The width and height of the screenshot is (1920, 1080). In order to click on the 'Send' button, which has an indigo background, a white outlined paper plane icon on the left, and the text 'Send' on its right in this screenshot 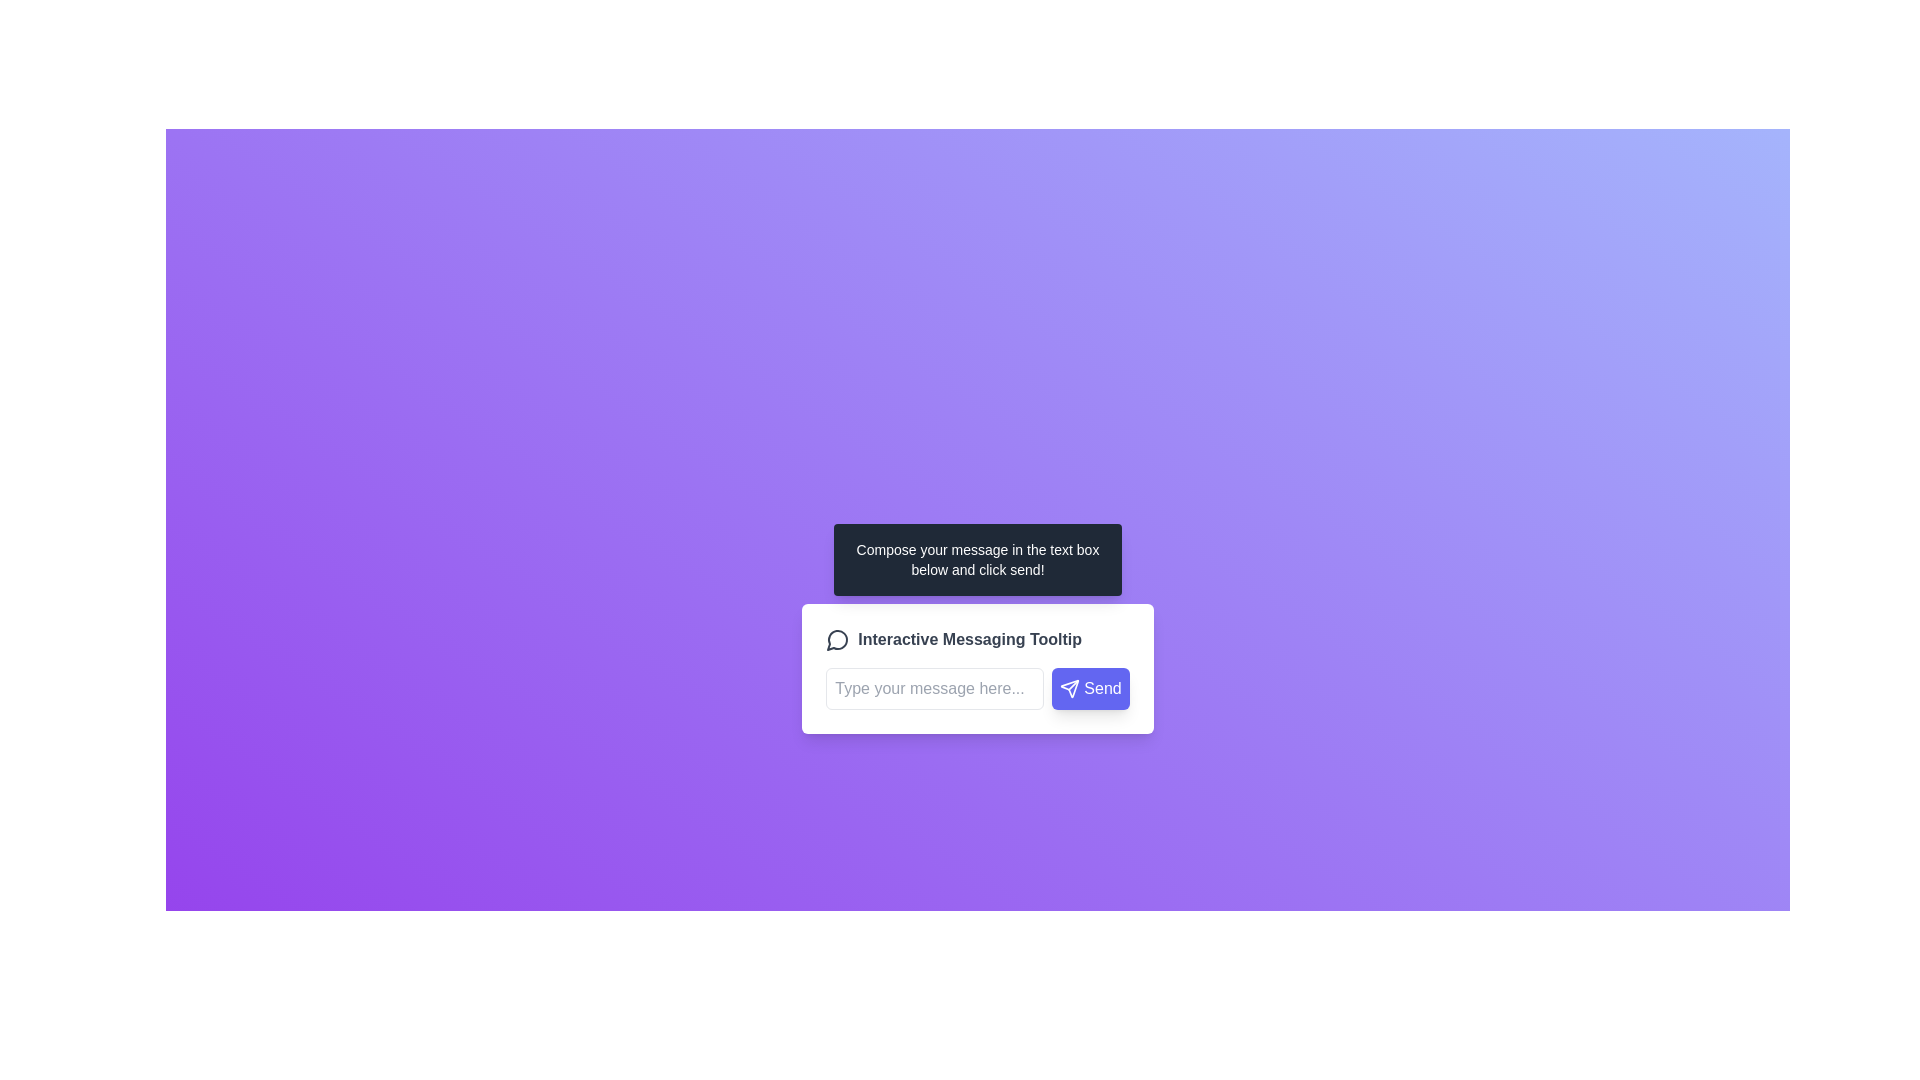, I will do `click(1089, 688)`.